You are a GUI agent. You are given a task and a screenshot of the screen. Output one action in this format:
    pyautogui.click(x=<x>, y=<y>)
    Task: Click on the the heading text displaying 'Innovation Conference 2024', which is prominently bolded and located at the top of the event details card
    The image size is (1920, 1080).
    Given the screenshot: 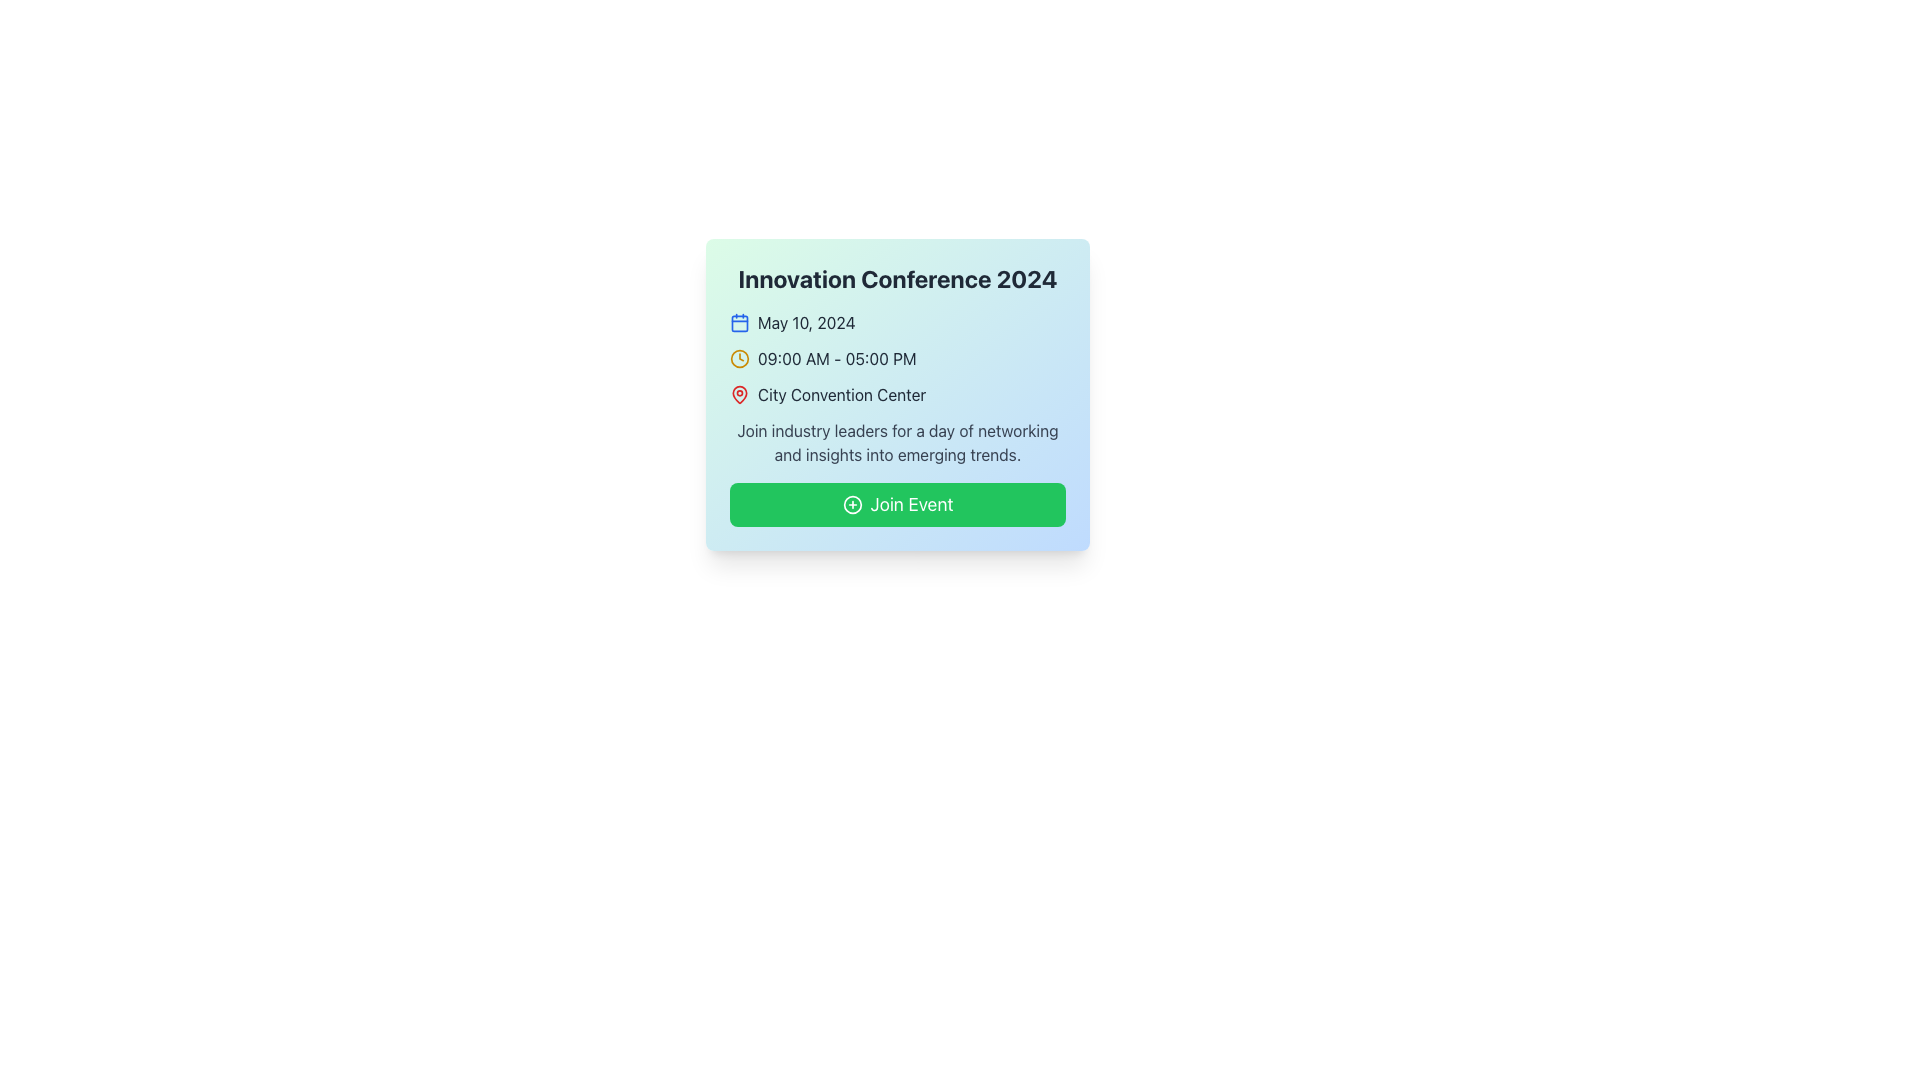 What is the action you would take?
    pyautogui.click(x=896, y=278)
    